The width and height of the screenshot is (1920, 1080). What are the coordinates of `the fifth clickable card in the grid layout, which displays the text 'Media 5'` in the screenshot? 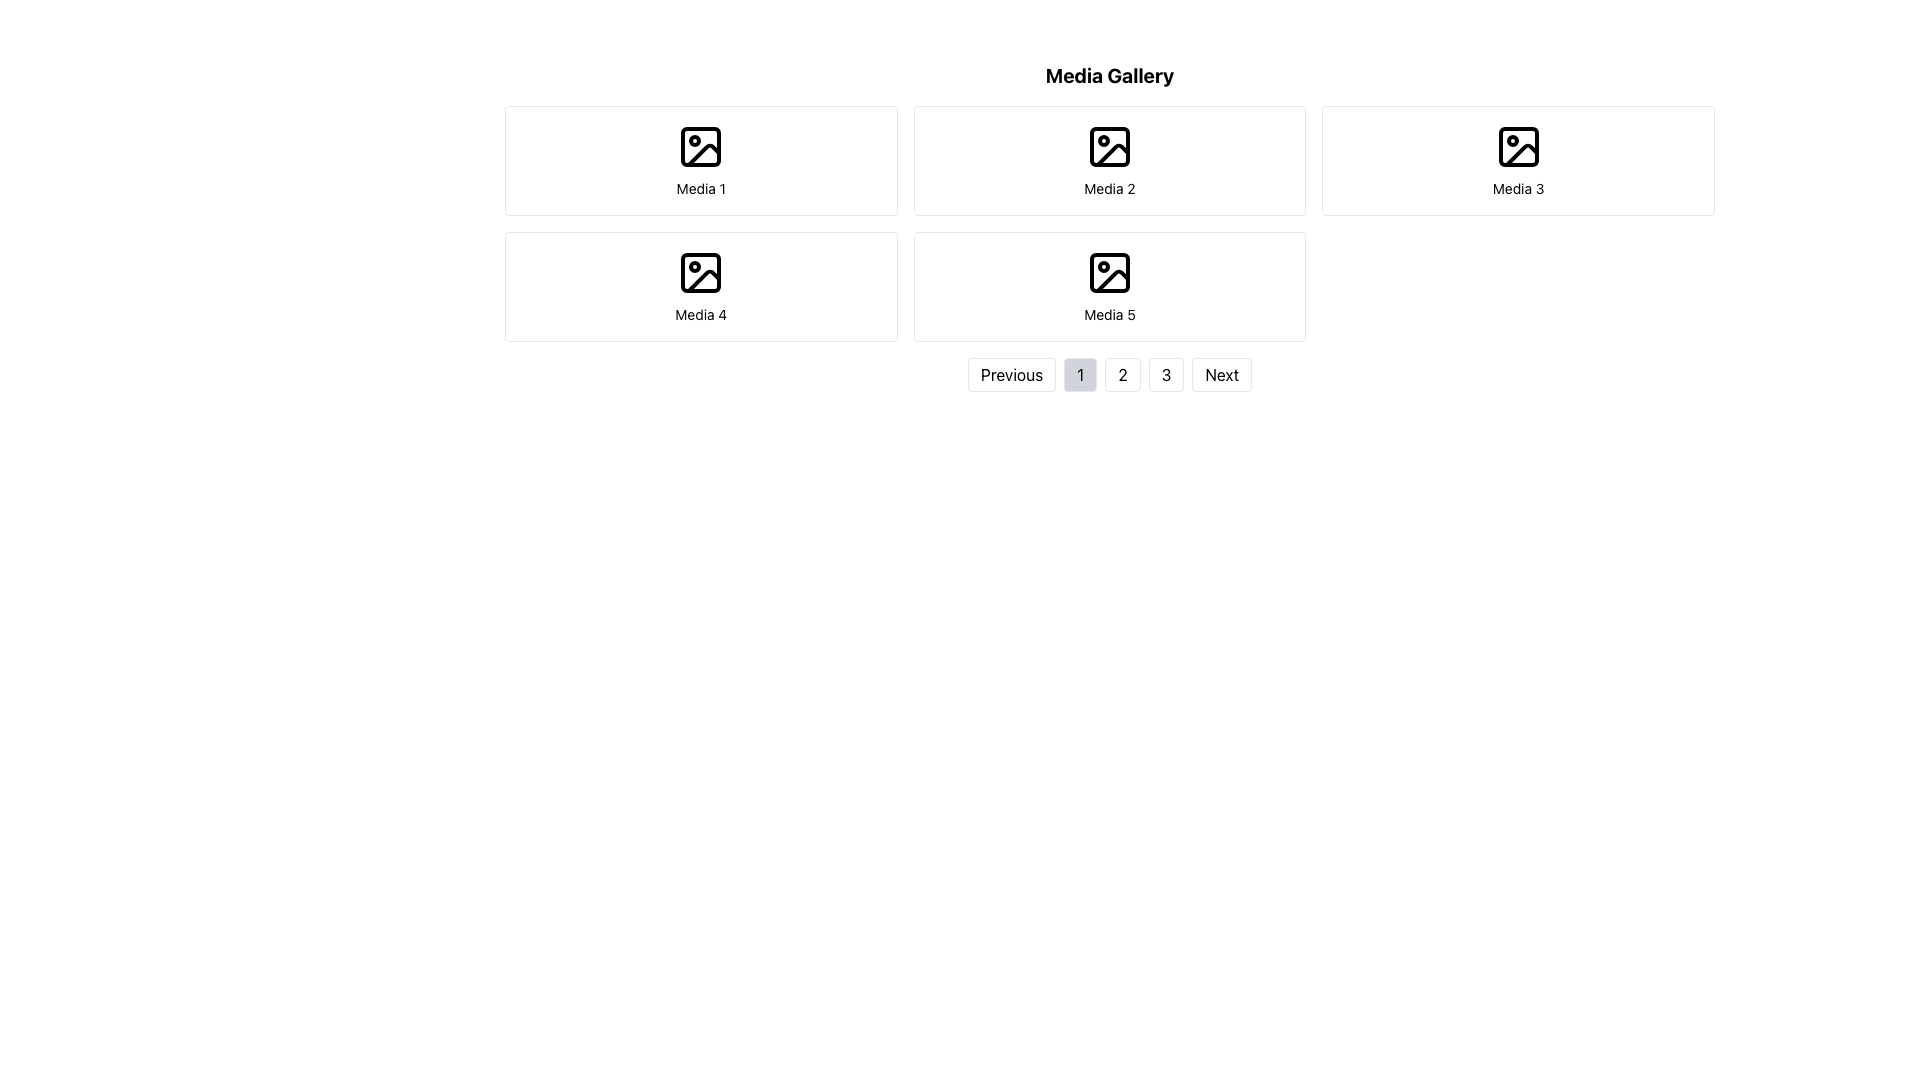 It's located at (1108, 286).